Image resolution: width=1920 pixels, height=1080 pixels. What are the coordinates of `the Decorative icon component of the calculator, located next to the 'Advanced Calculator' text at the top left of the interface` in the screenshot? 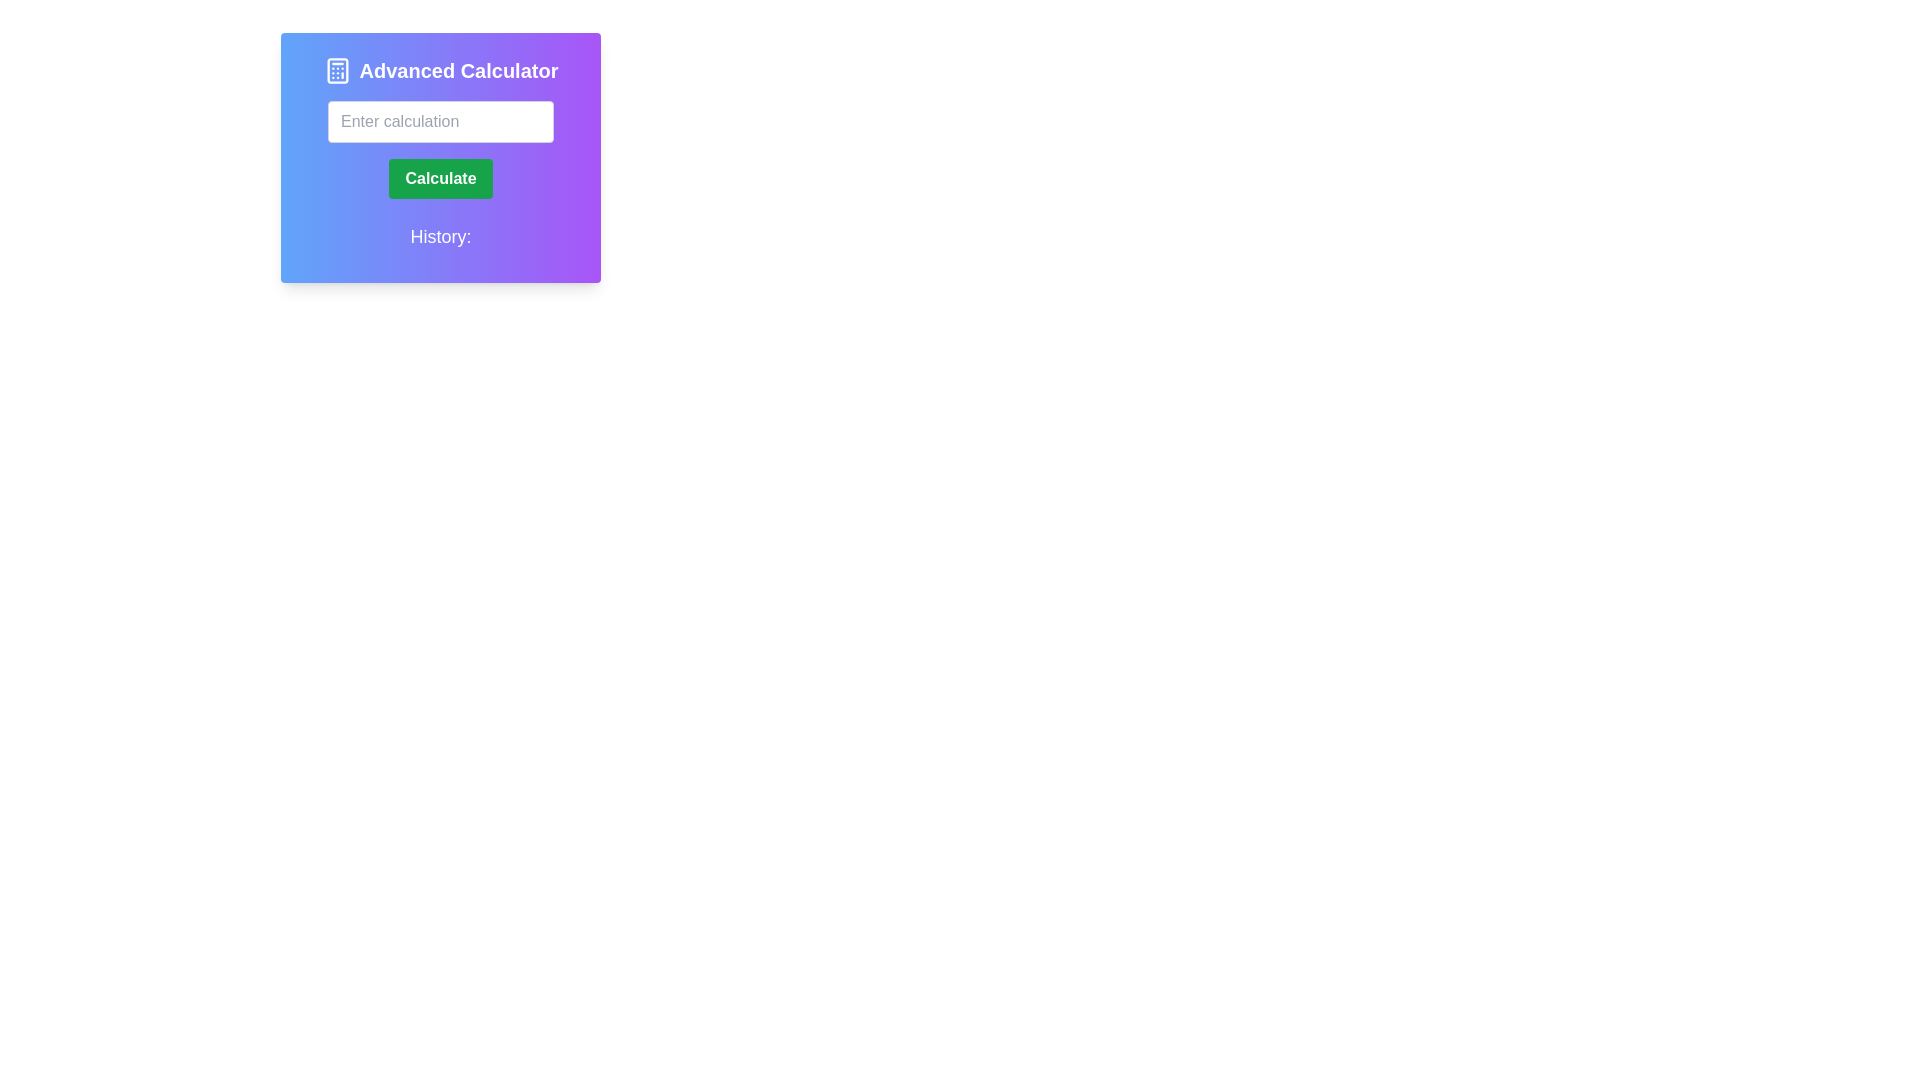 It's located at (337, 69).